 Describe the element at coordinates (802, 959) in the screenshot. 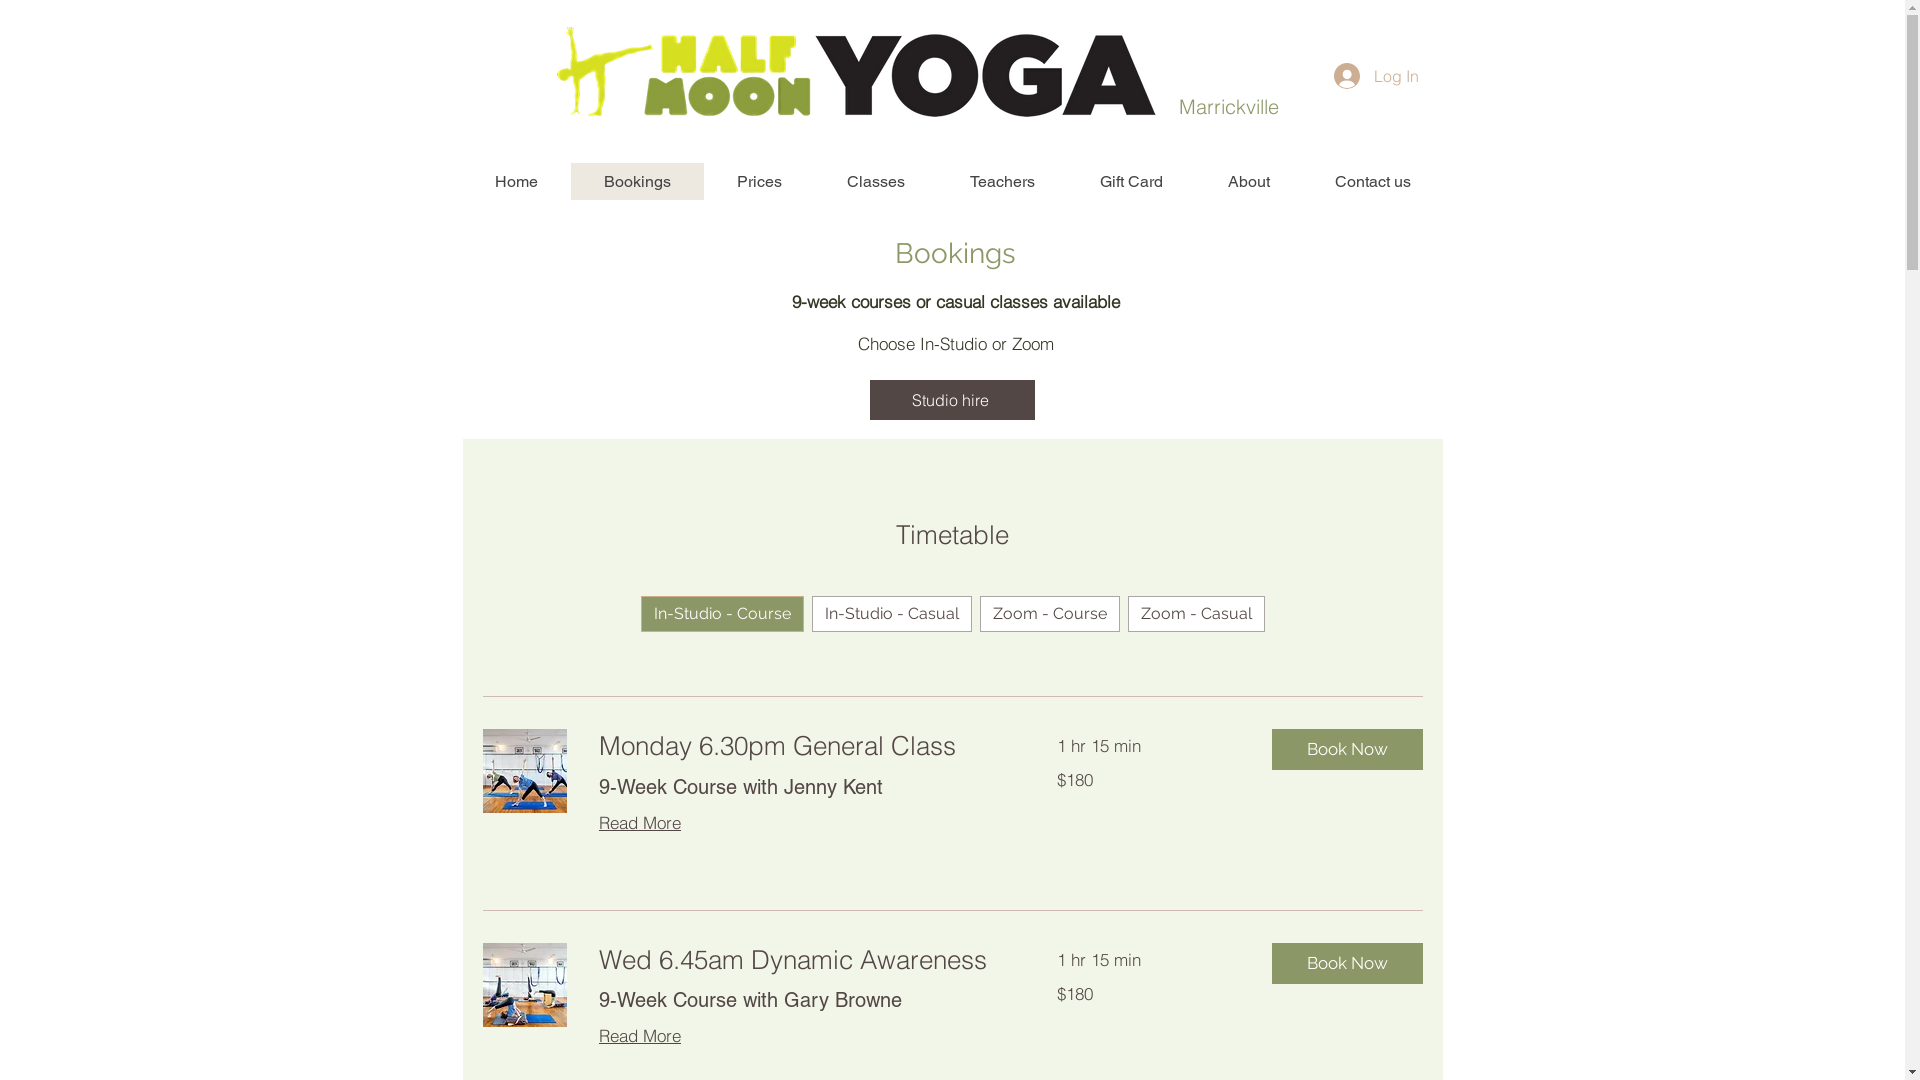

I see `'Wed 6.45am Dynamic Awareness'` at that location.